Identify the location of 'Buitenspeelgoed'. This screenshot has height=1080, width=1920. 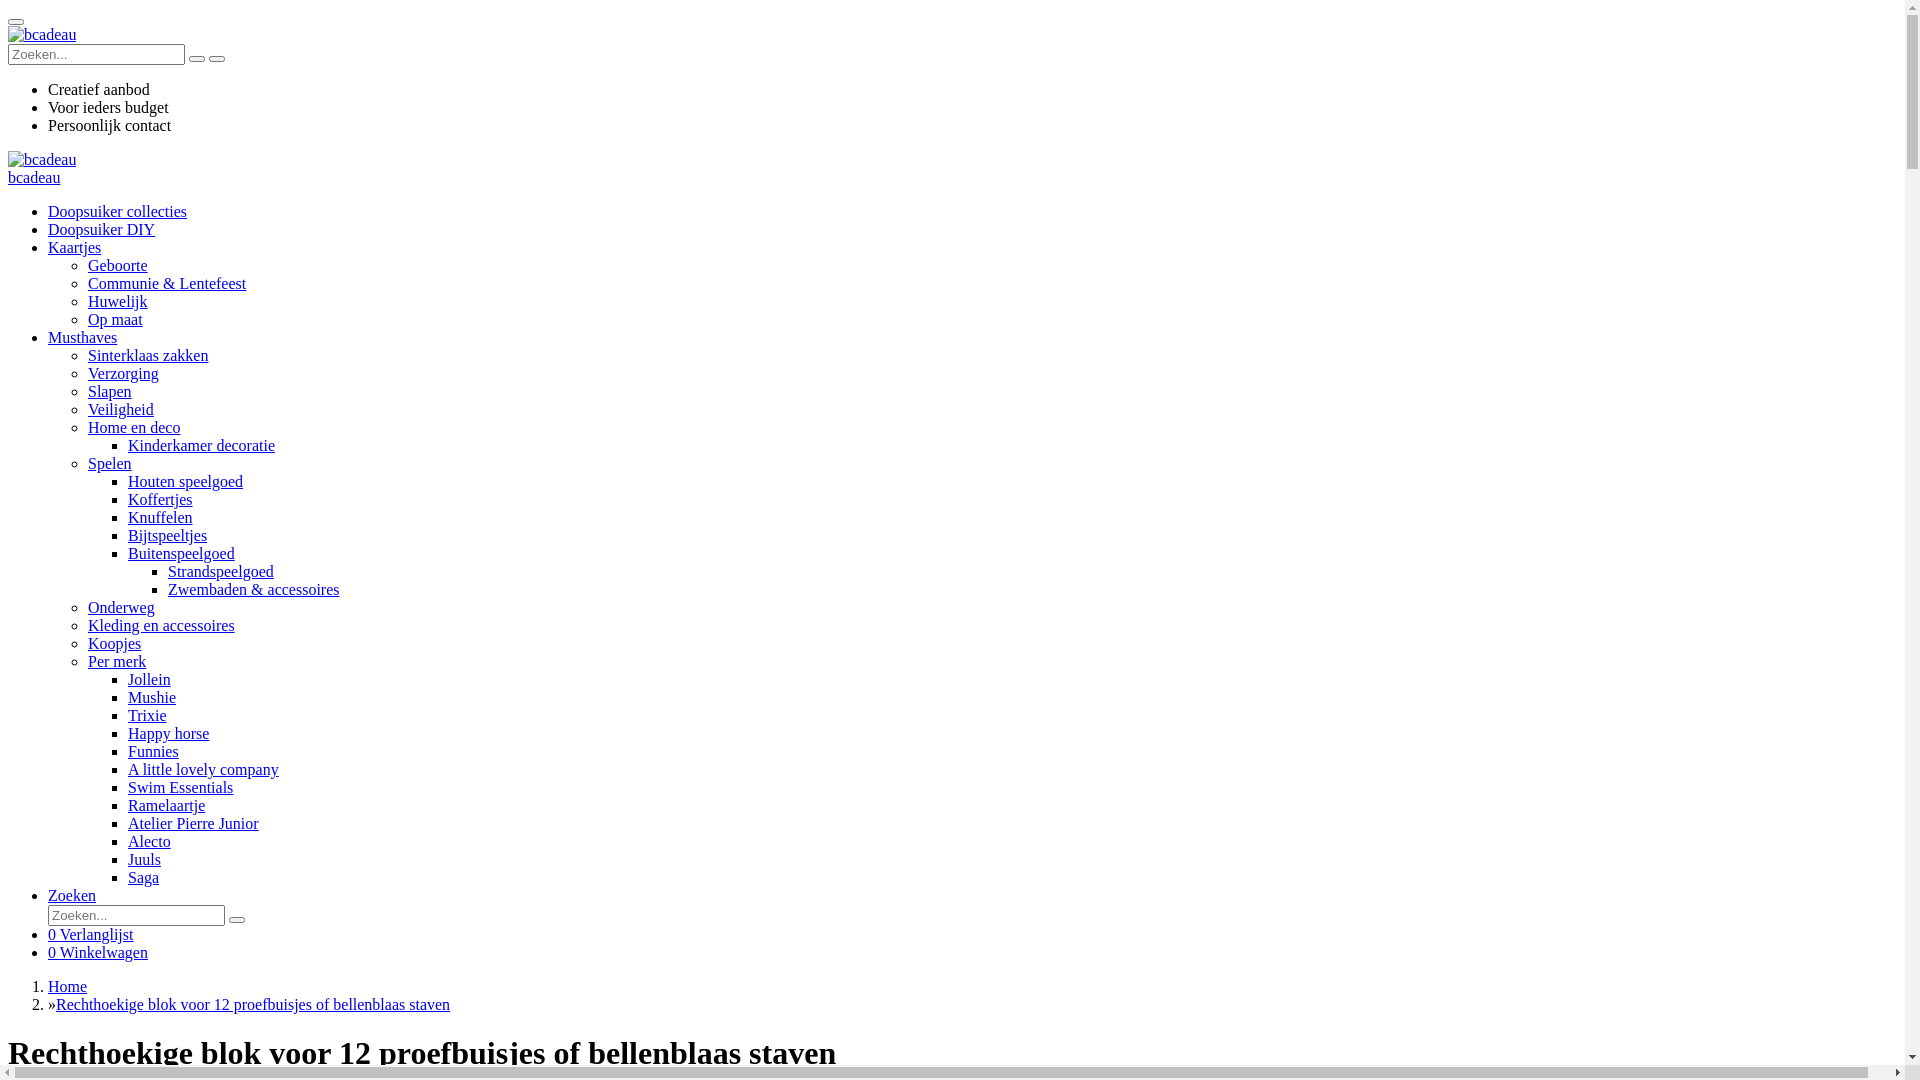
(181, 553).